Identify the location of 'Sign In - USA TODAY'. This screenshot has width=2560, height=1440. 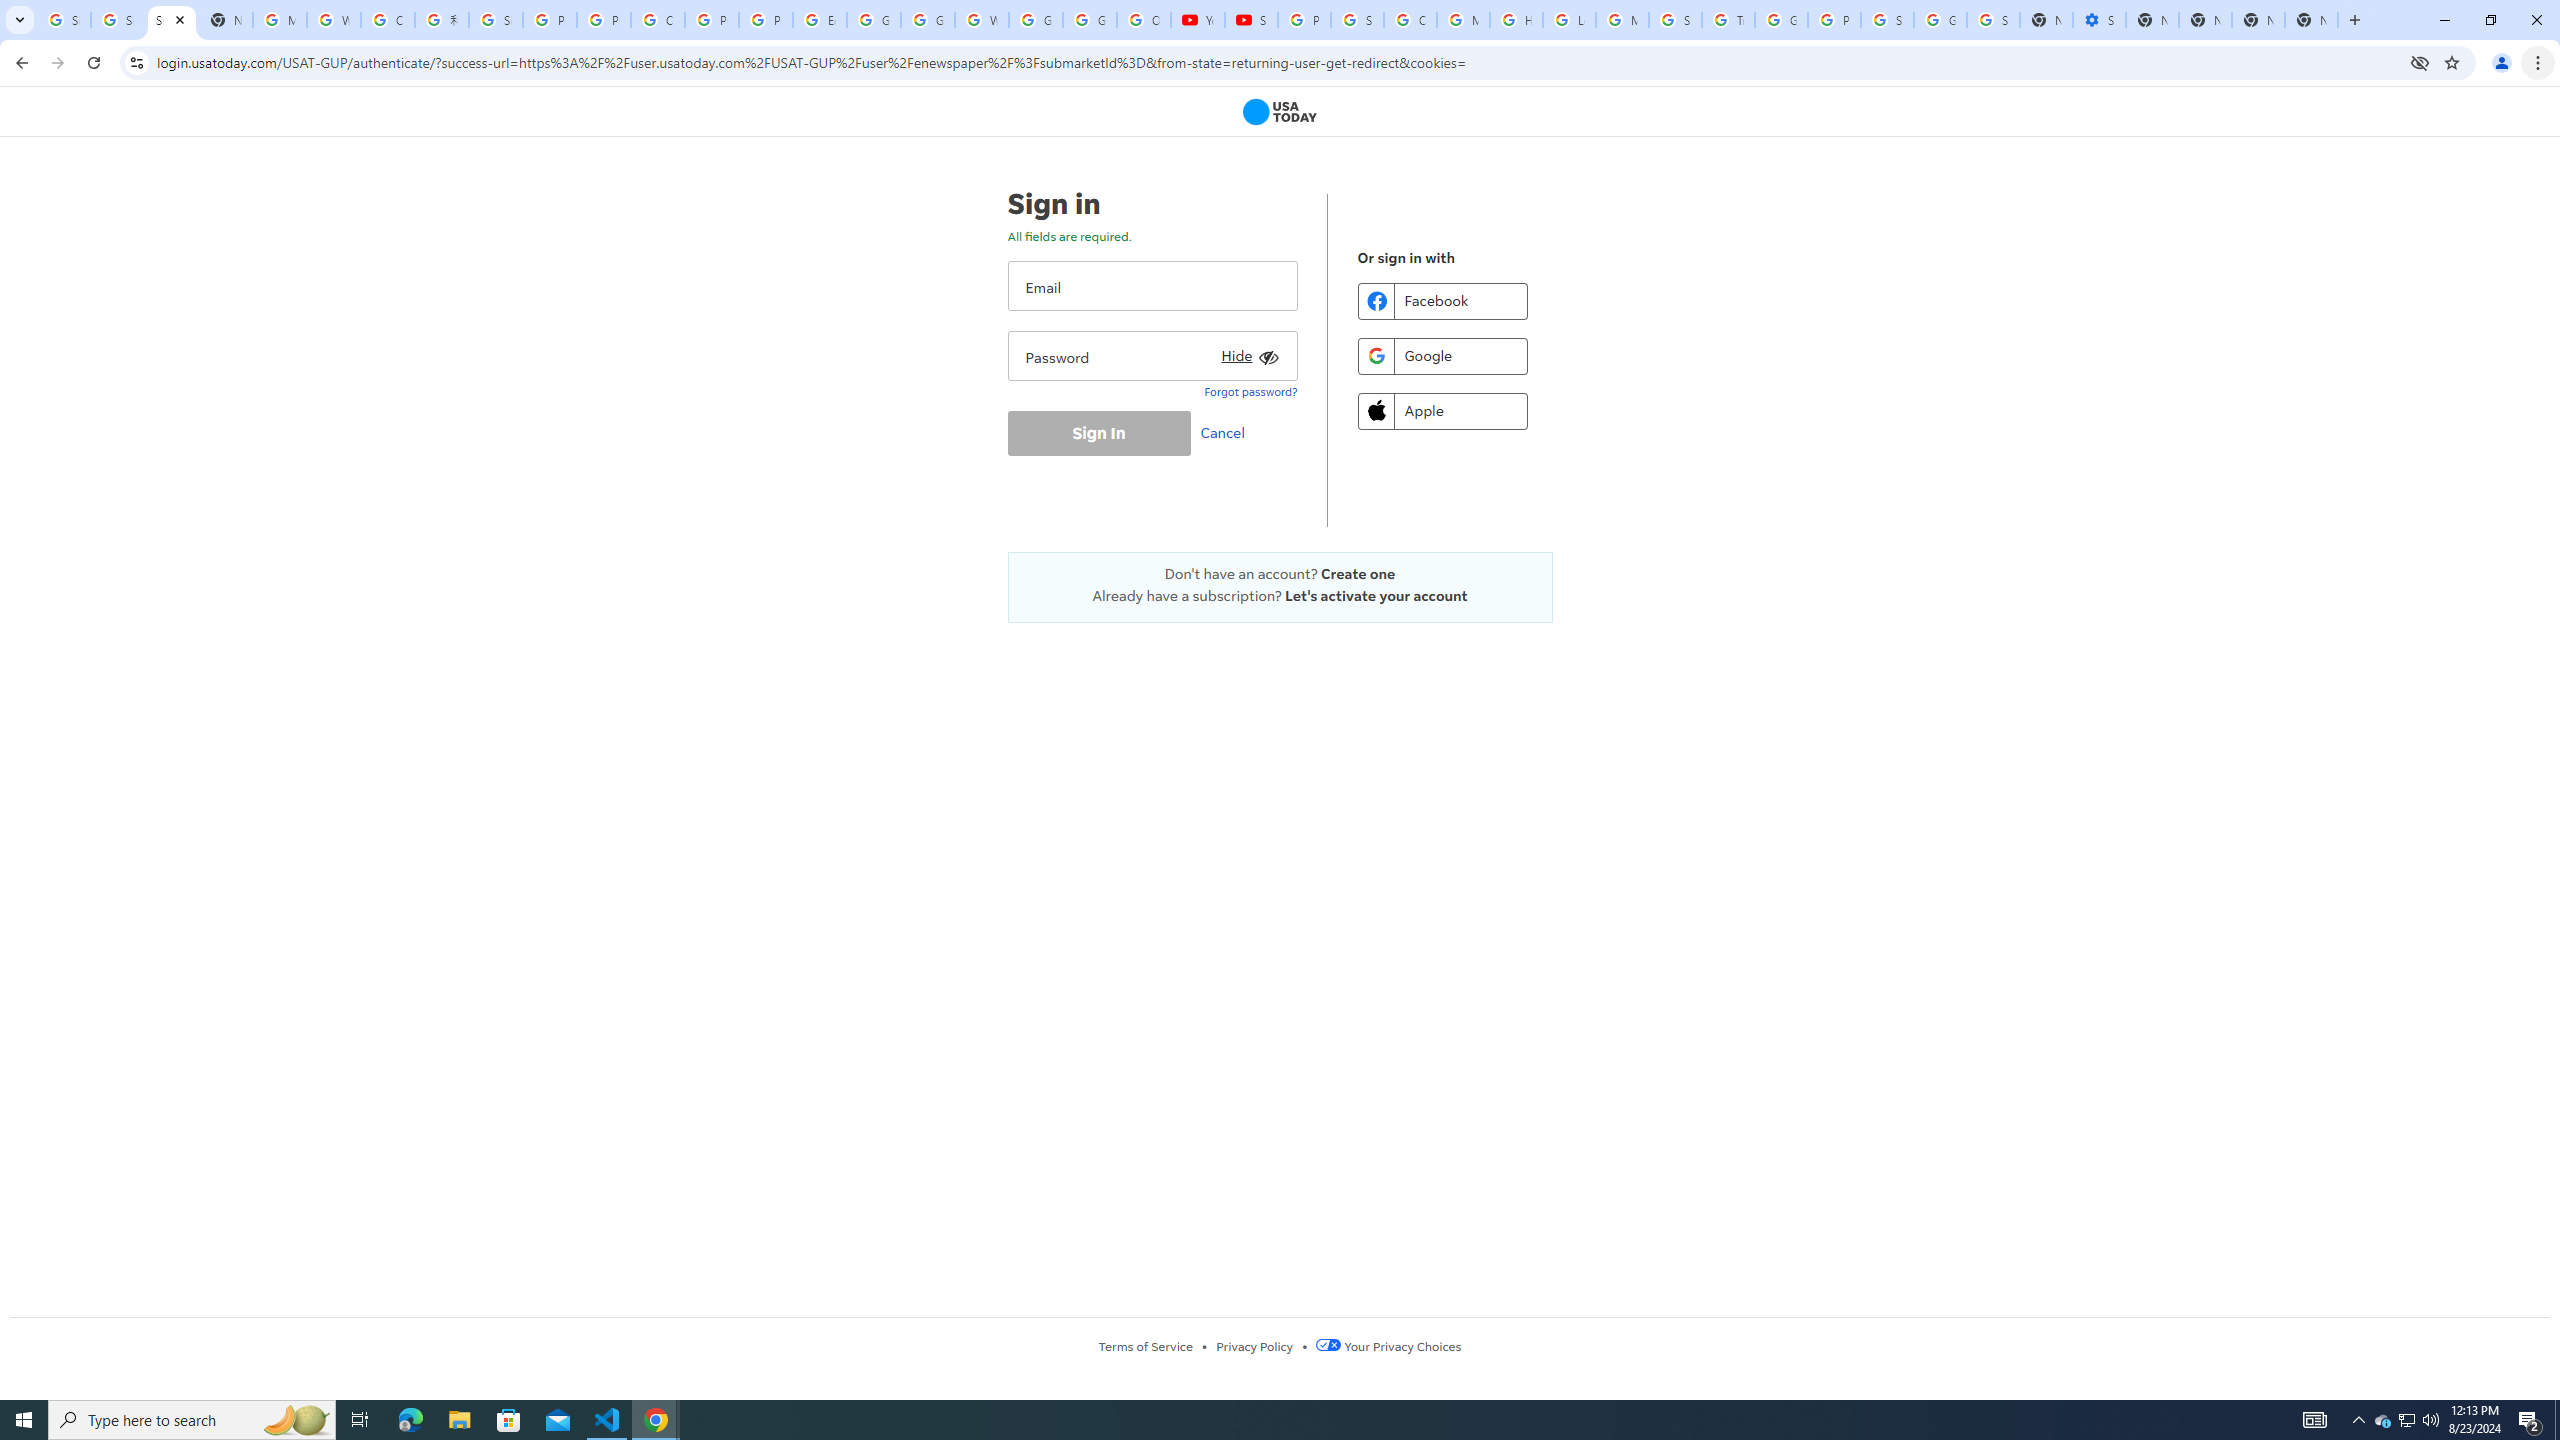
(171, 19).